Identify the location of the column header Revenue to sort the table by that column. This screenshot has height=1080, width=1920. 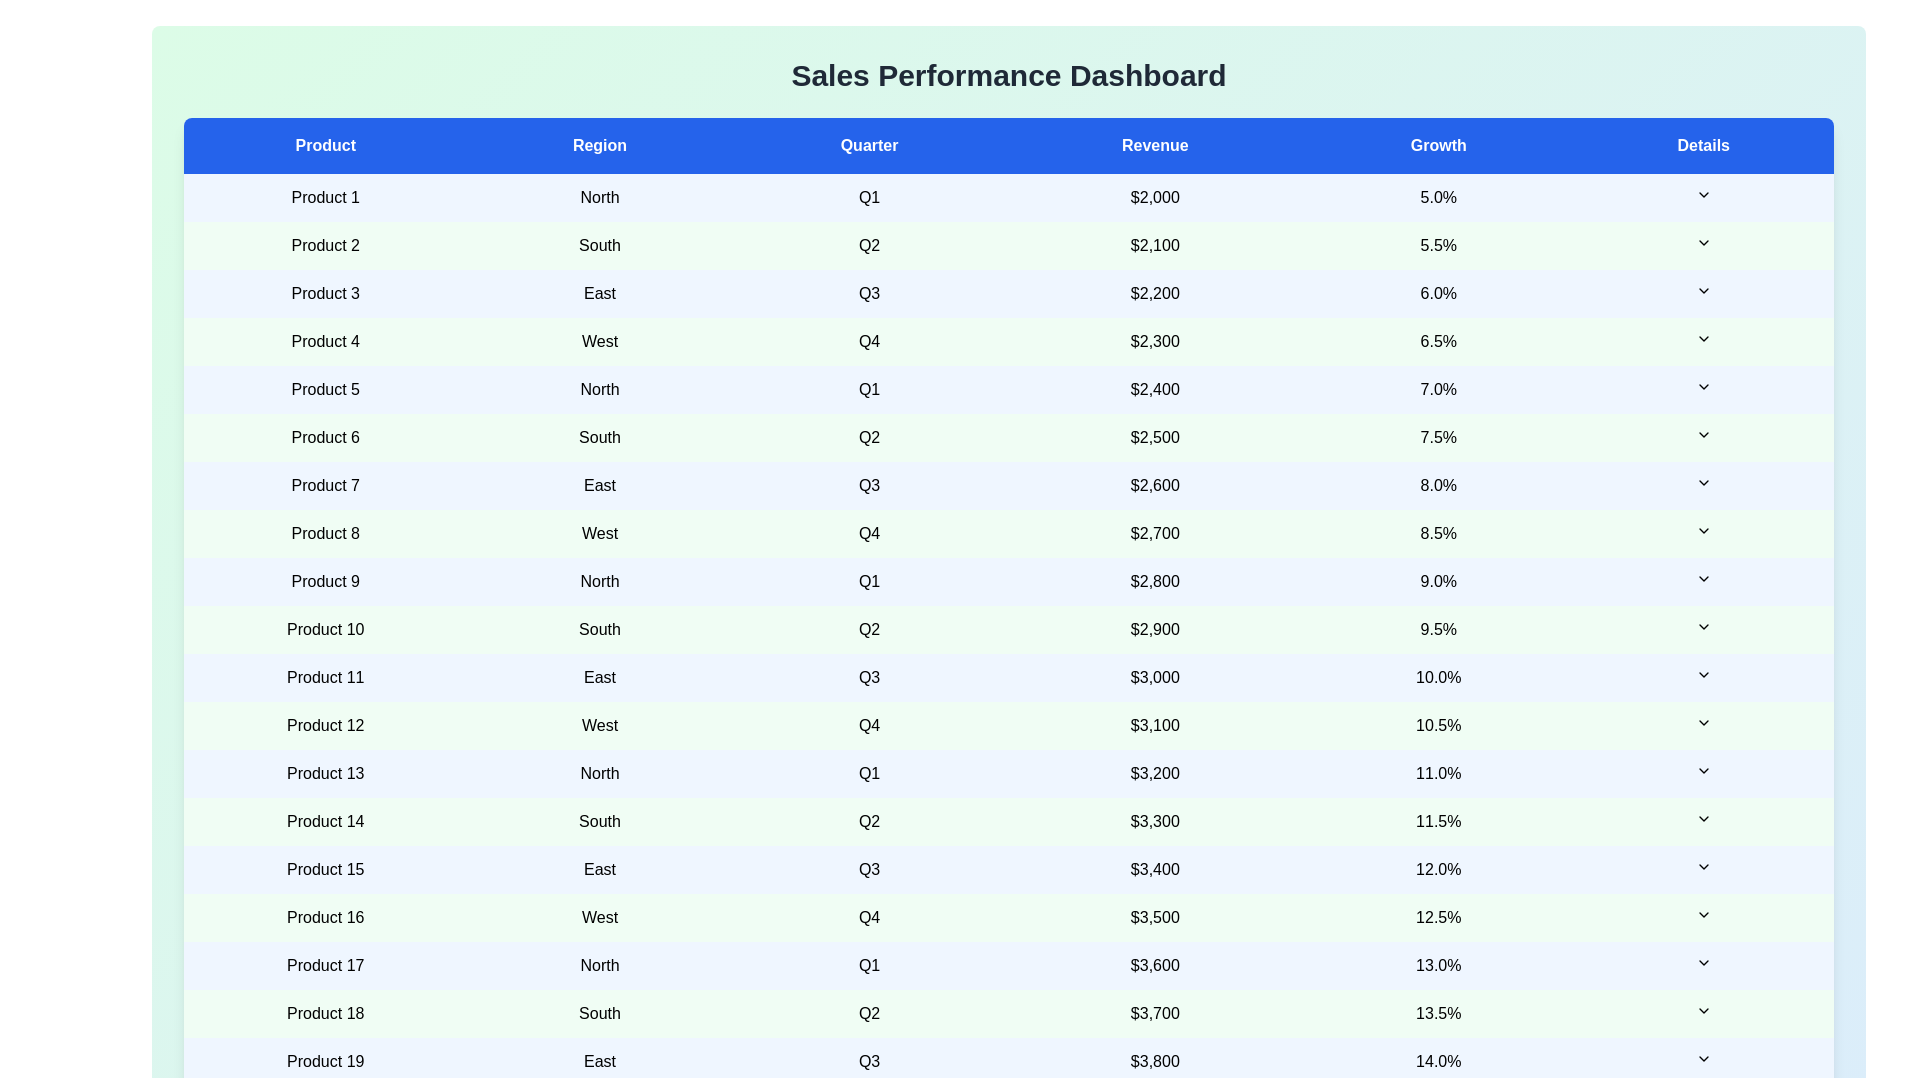
(1155, 145).